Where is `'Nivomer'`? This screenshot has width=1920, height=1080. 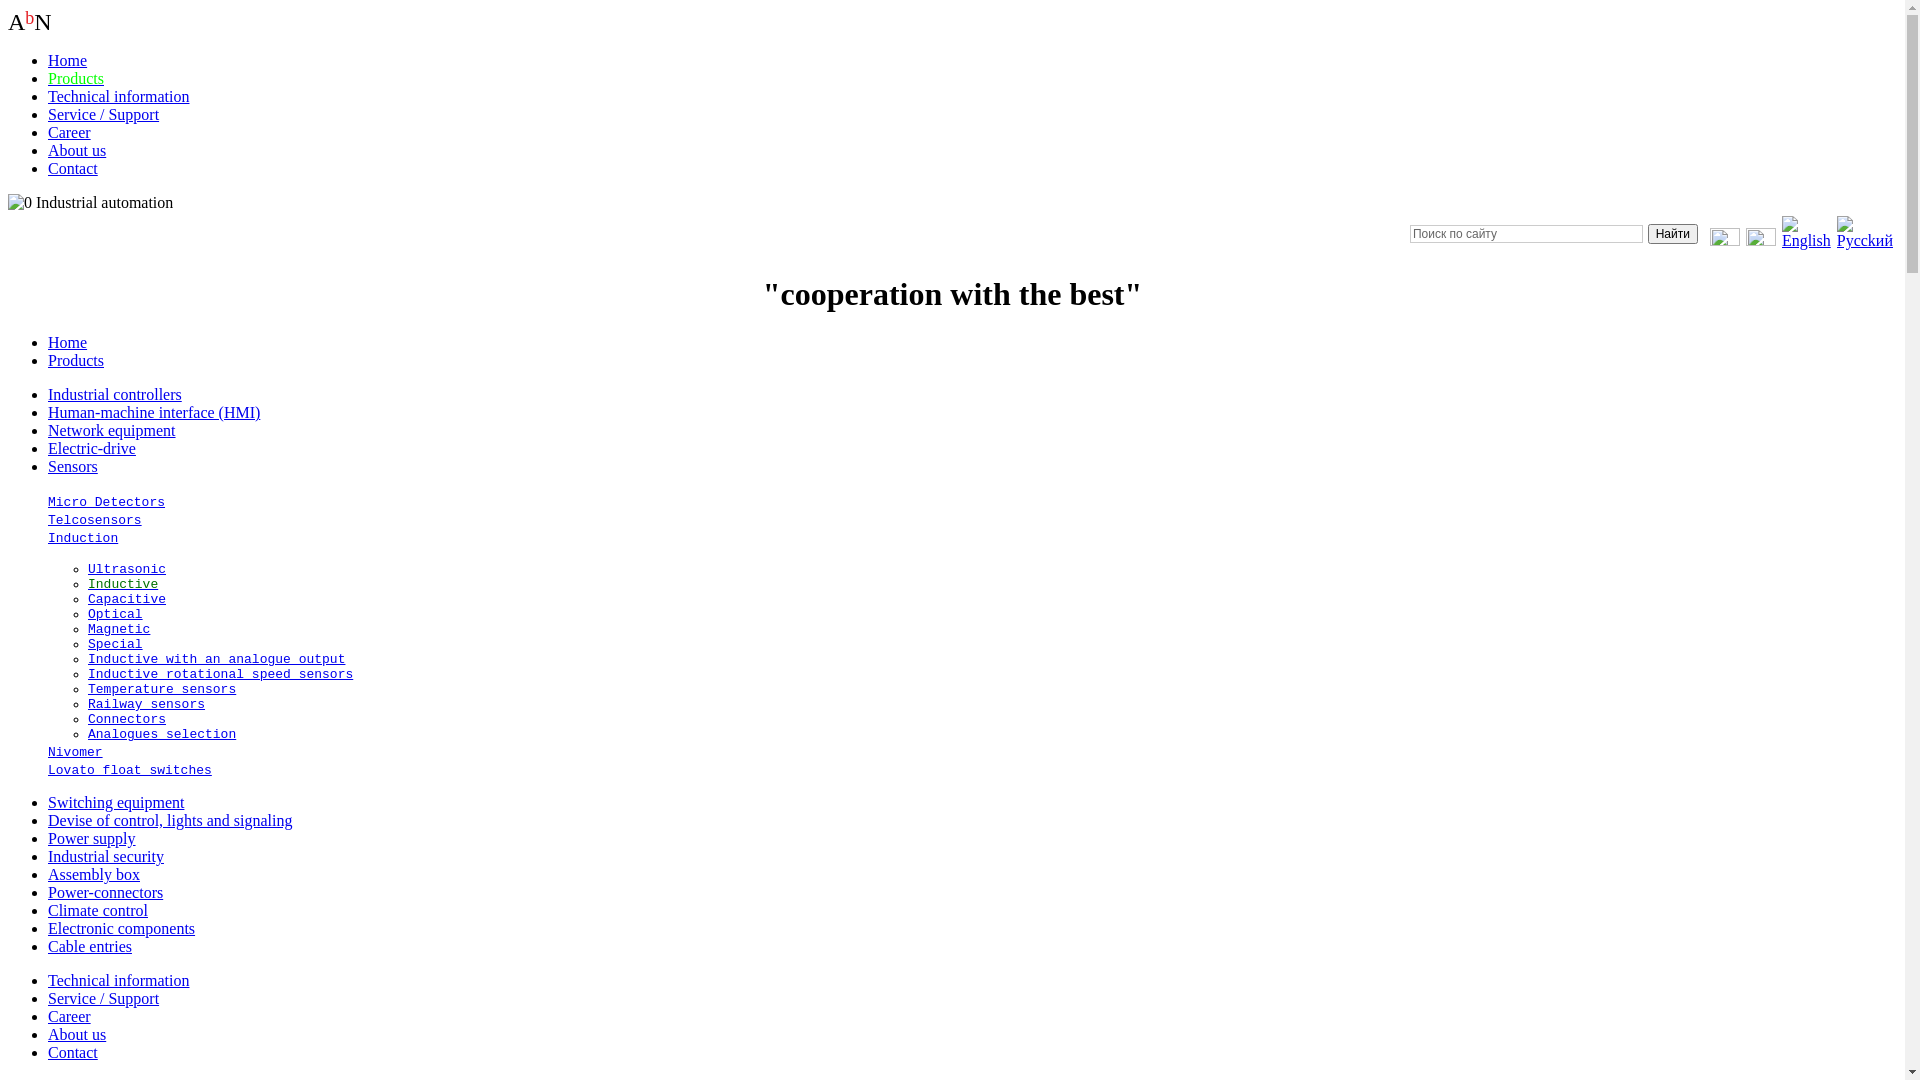 'Nivomer' is located at coordinates (75, 752).